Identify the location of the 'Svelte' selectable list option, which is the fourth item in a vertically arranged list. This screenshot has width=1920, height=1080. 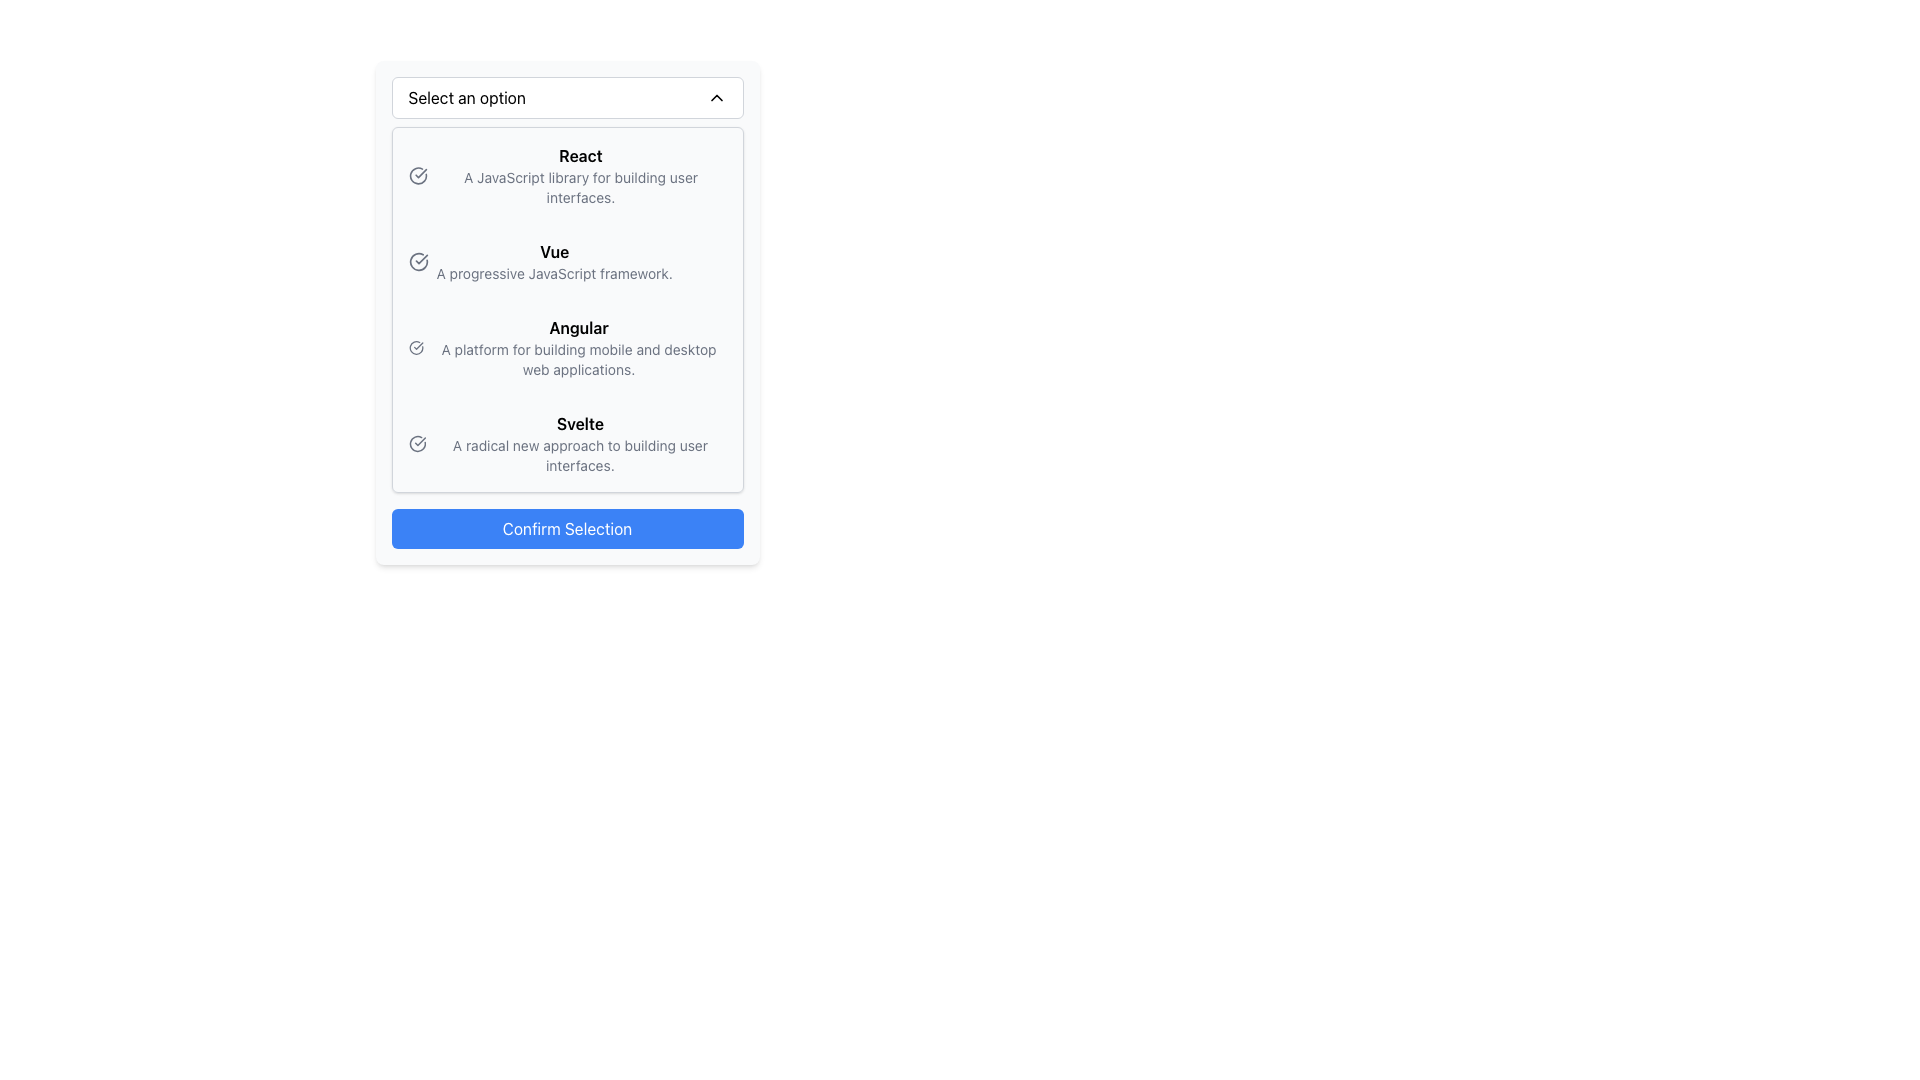
(566, 442).